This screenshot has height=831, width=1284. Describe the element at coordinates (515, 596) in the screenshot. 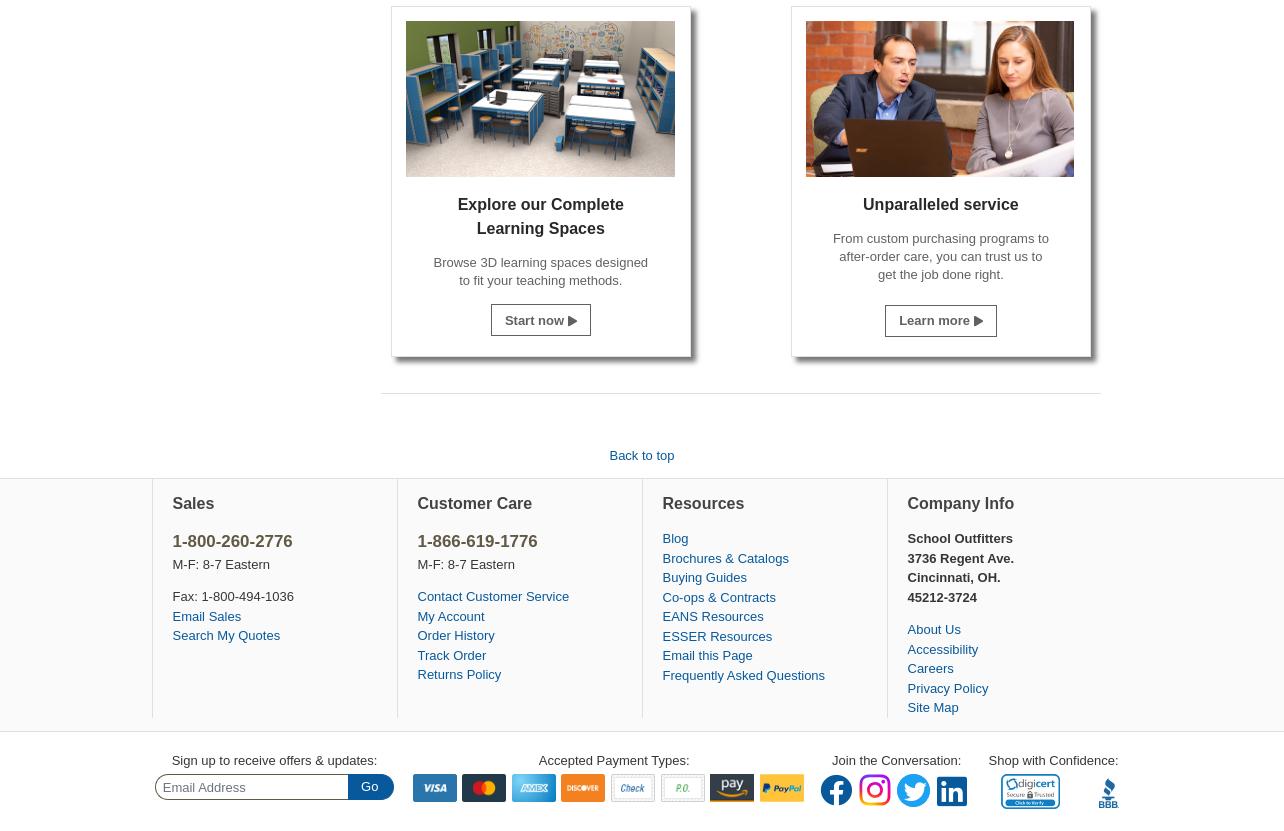

I see `'Customer Service'` at that location.